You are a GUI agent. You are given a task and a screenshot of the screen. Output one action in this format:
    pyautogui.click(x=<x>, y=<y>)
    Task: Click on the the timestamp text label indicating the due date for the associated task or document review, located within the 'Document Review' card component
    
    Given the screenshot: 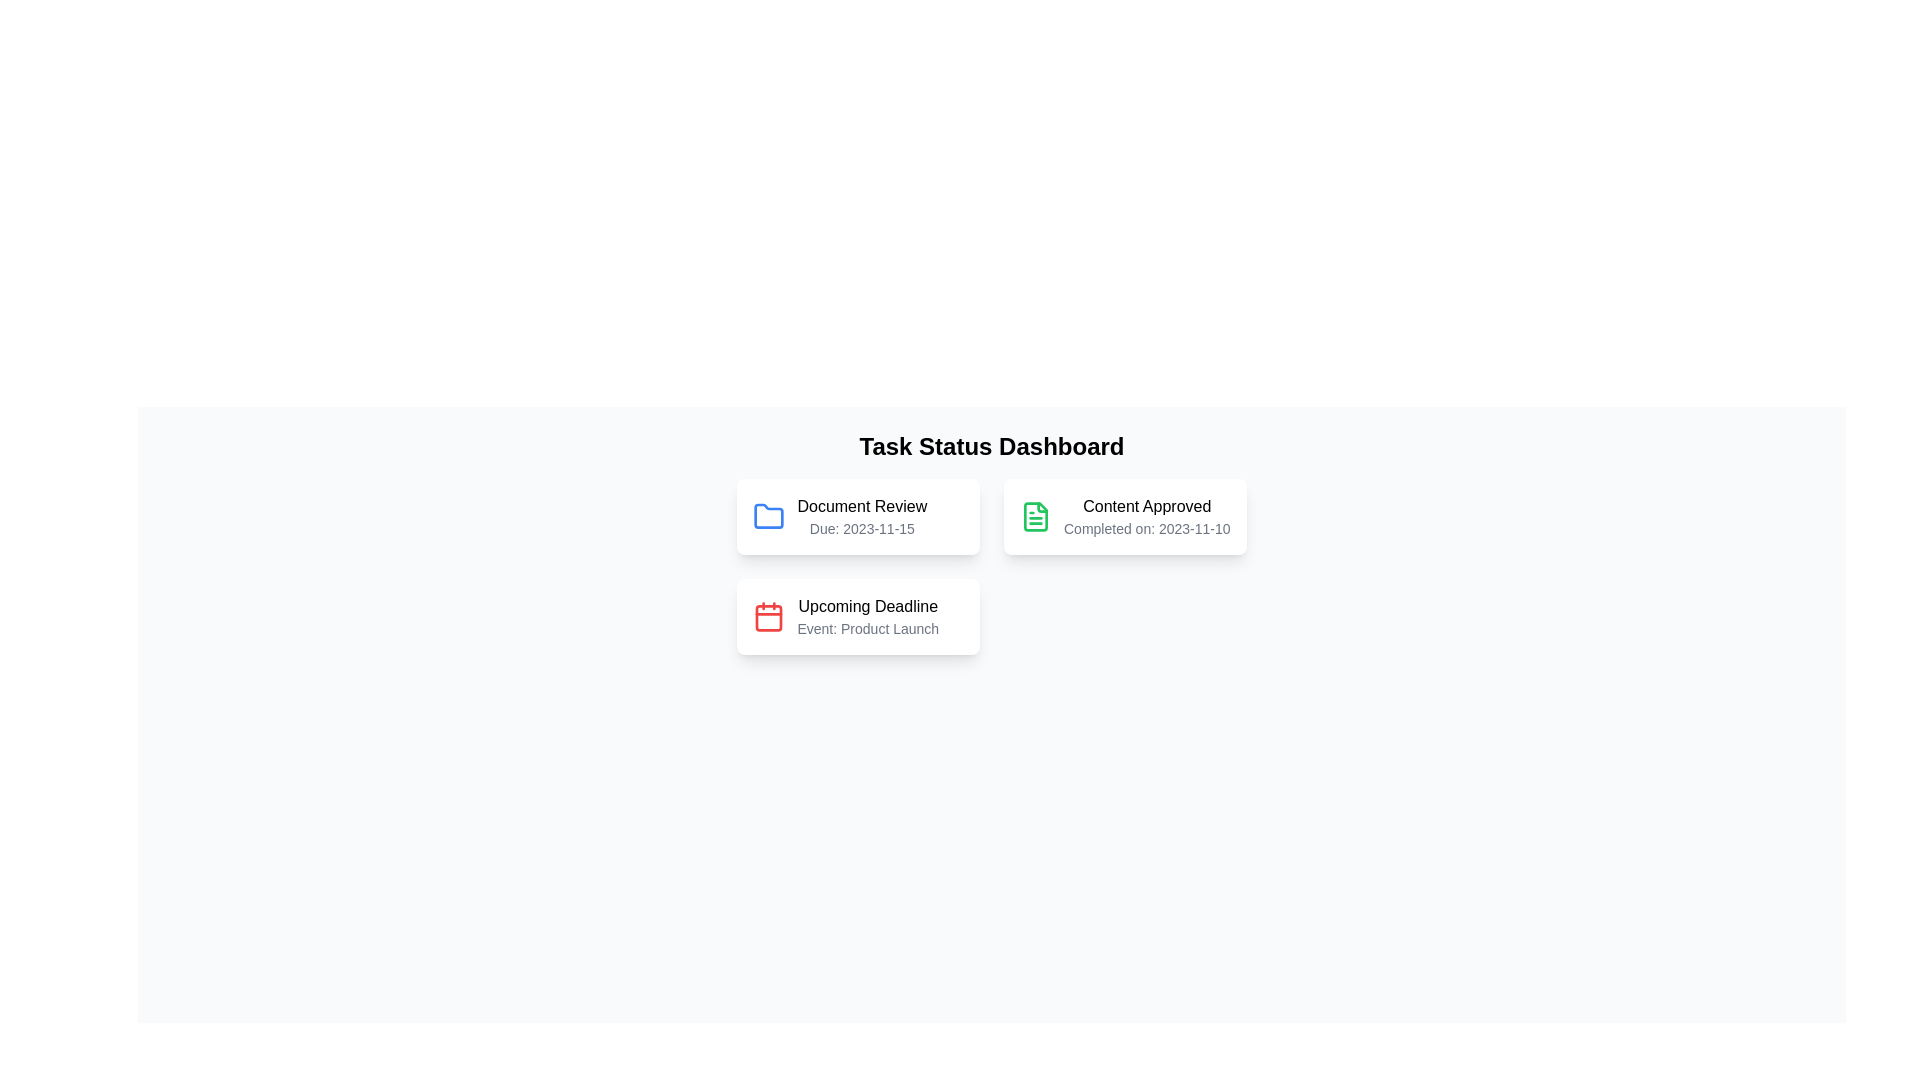 What is the action you would take?
    pyautogui.click(x=862, y=527)
    